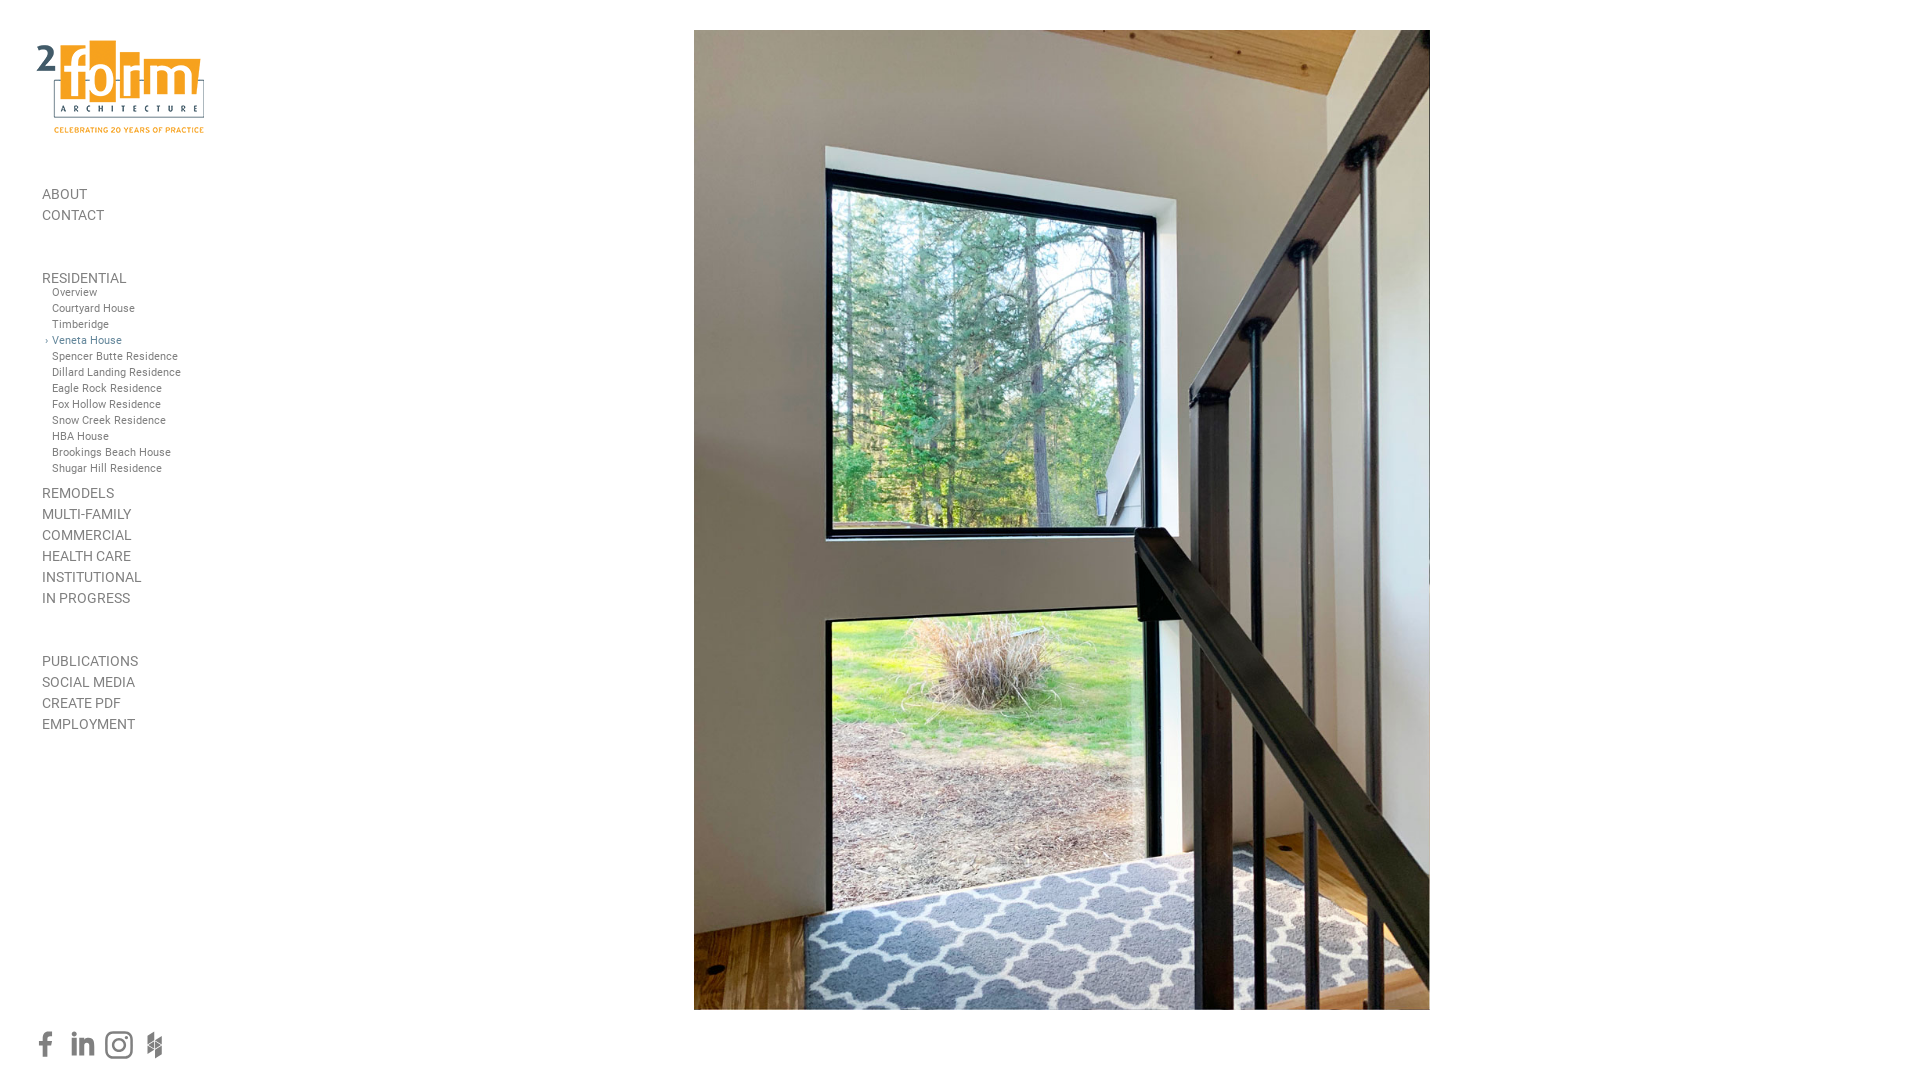  What do you see at coordinates (42, 681) in the screenshot?
I see `'SOCIAL MEDIA'` at bounding box center [42, 681].